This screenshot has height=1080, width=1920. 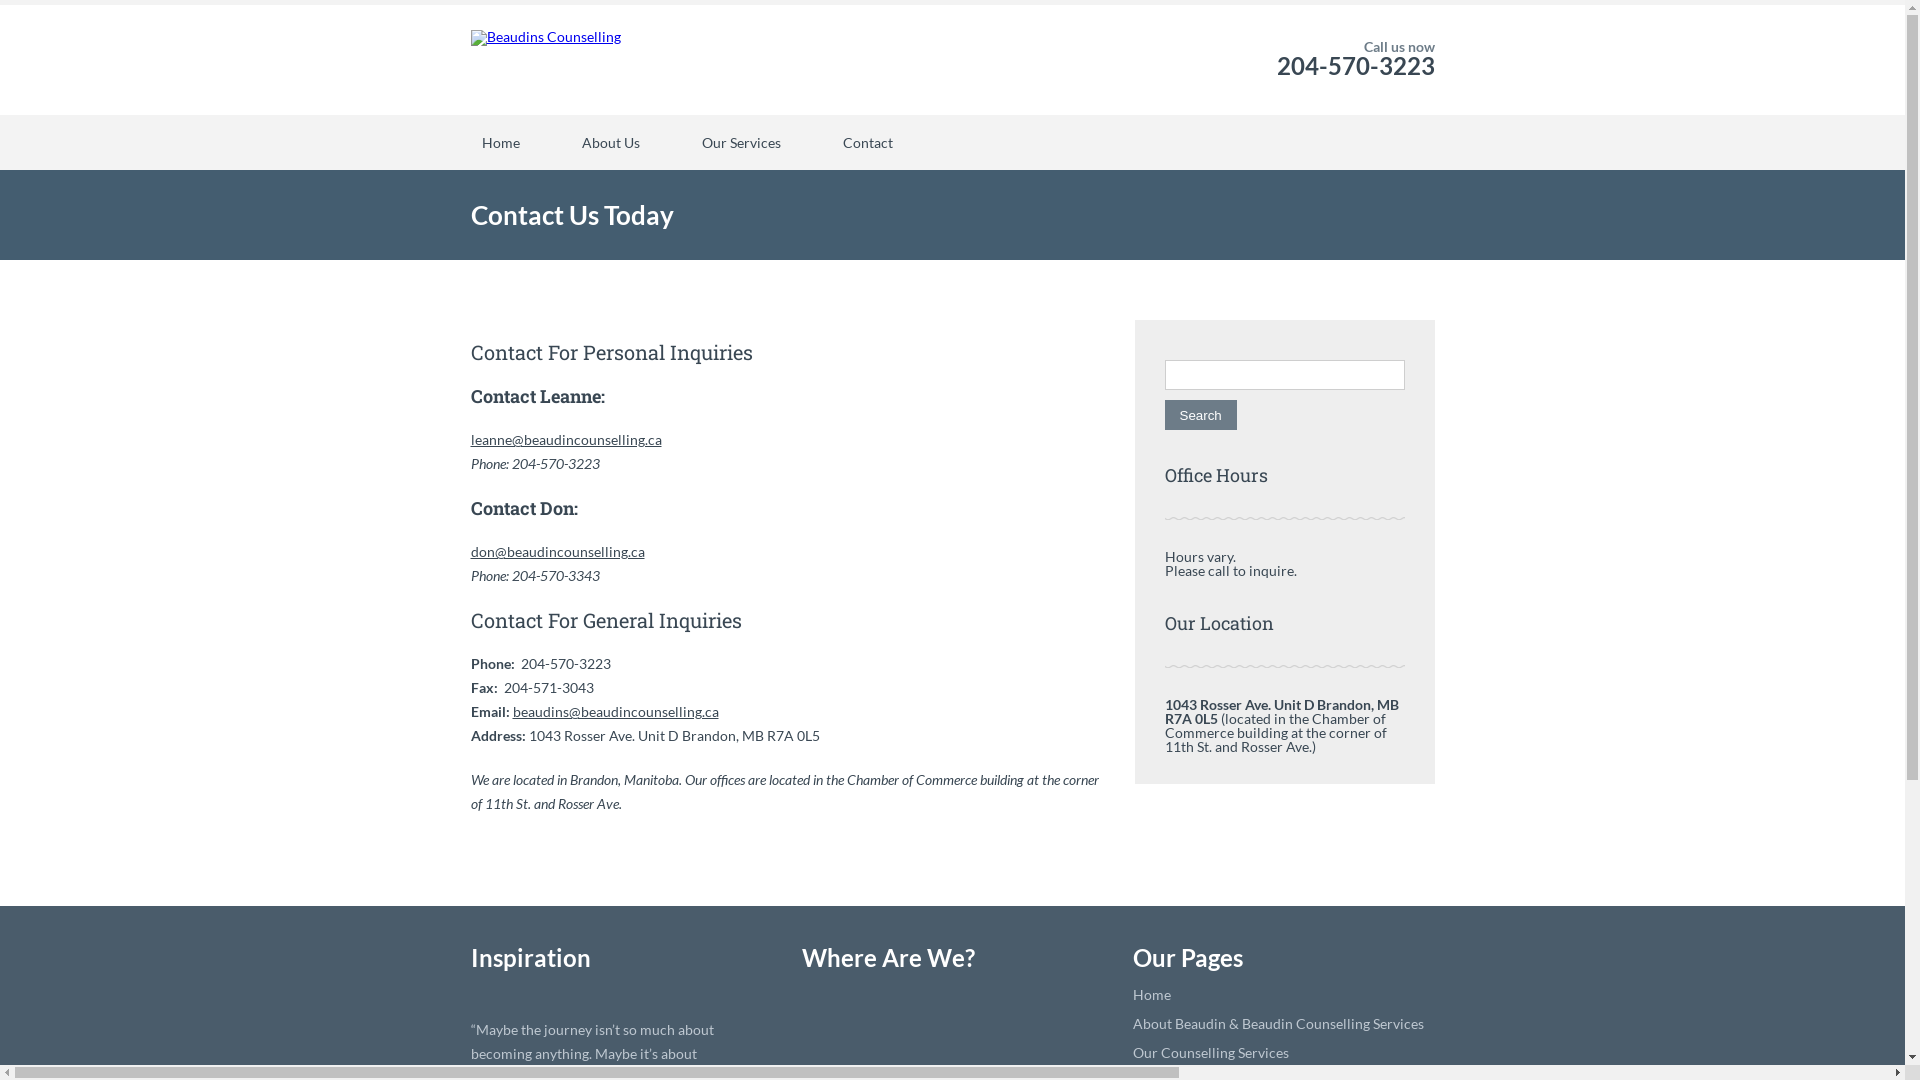 I want to click on '204-570-3223', so click(x=1354, y=64).